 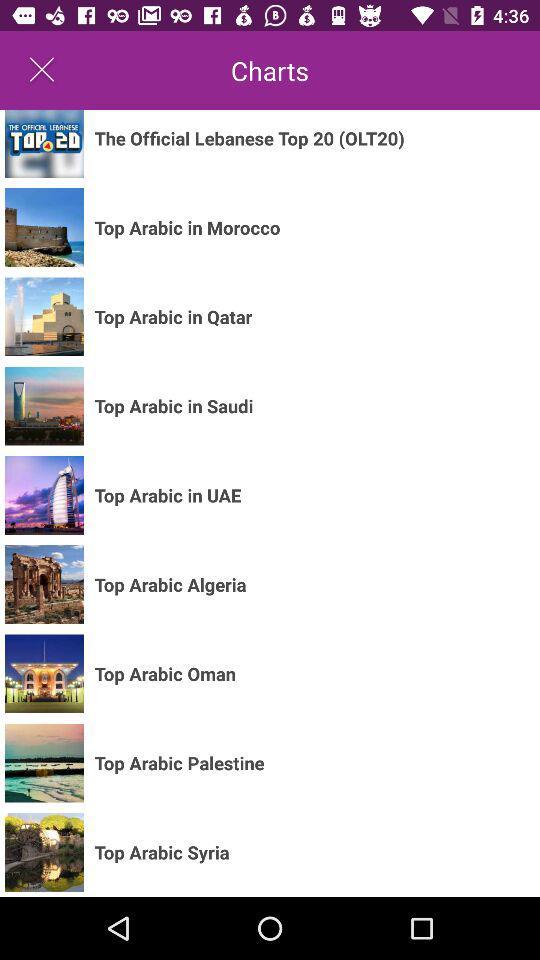 What do you see at coordinates (42, 70) in the screenshot?
I see `the item to the left of the charts` at bounding box center [42, 70].